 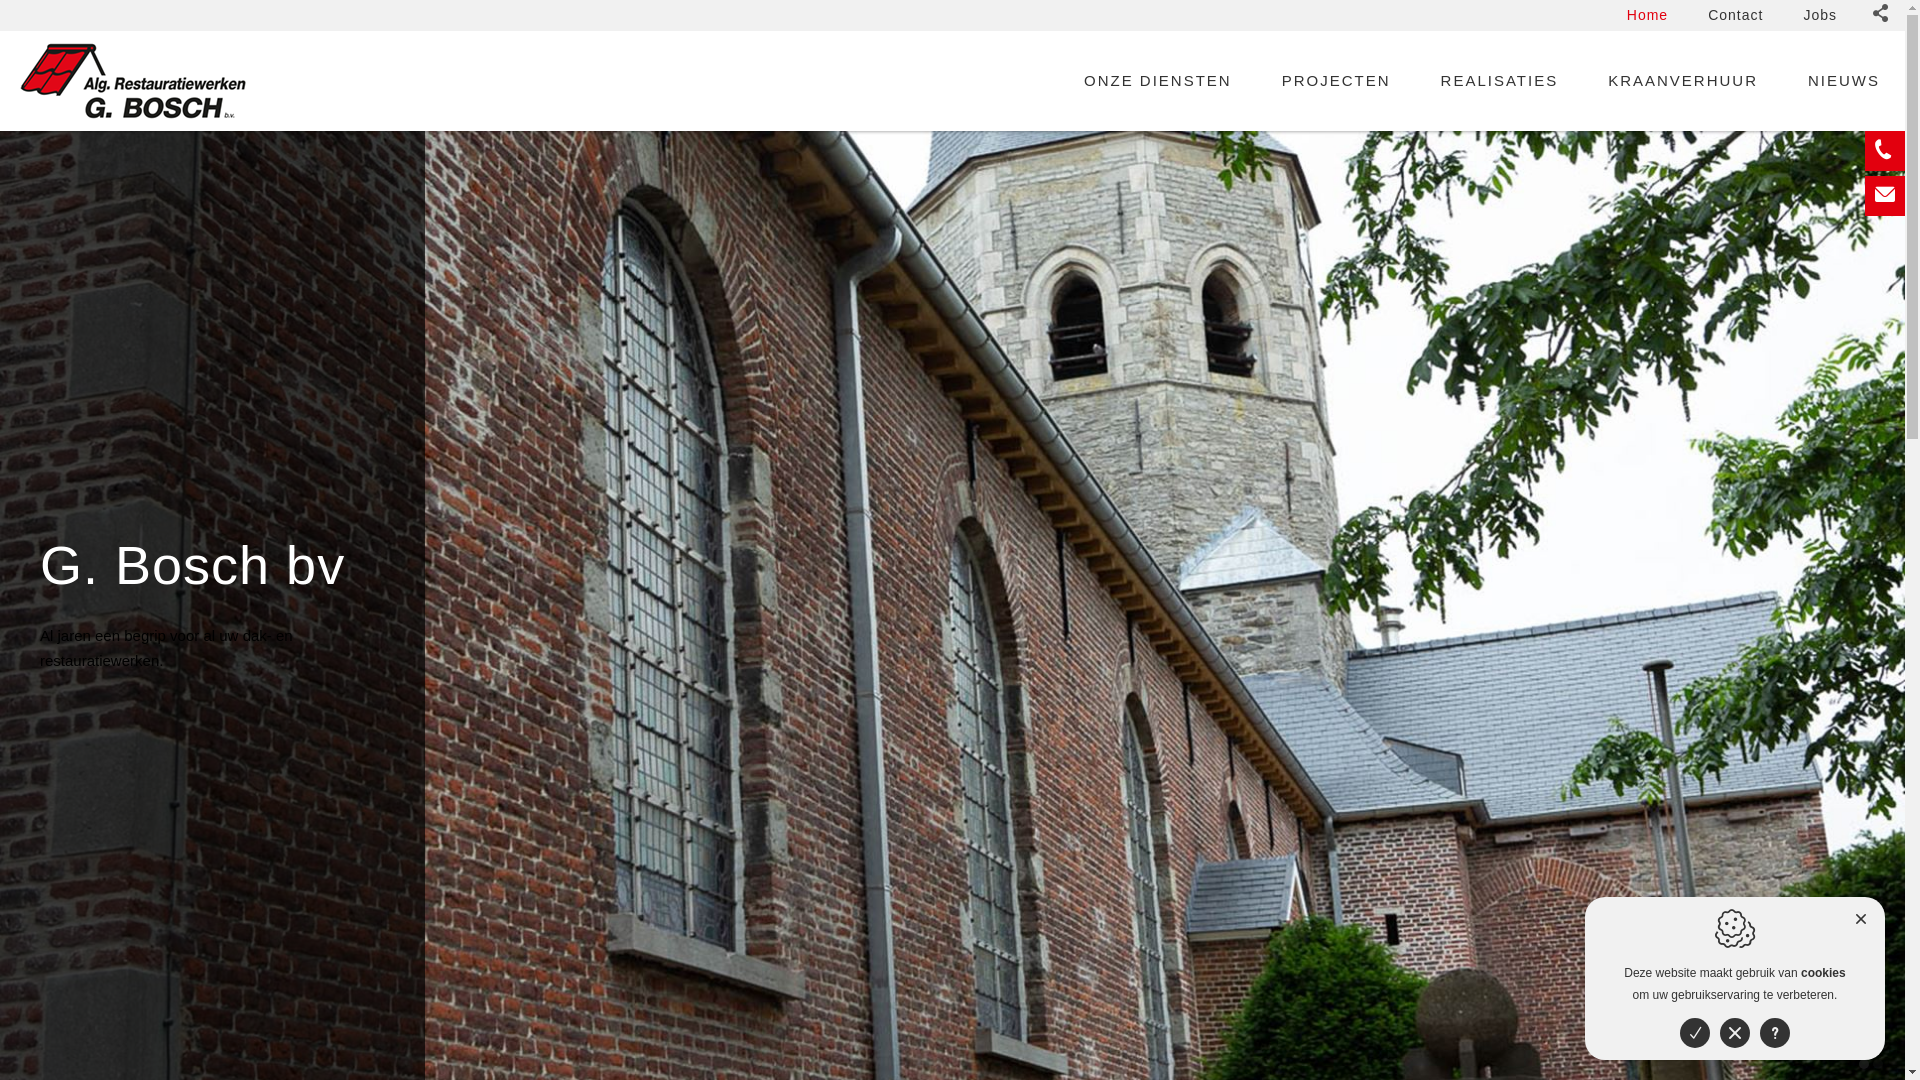 What do you see at coordinates (1693, 1033) in the screenshot?
I see `'Aanvaarden'` at bounding box center [1693, 1033].